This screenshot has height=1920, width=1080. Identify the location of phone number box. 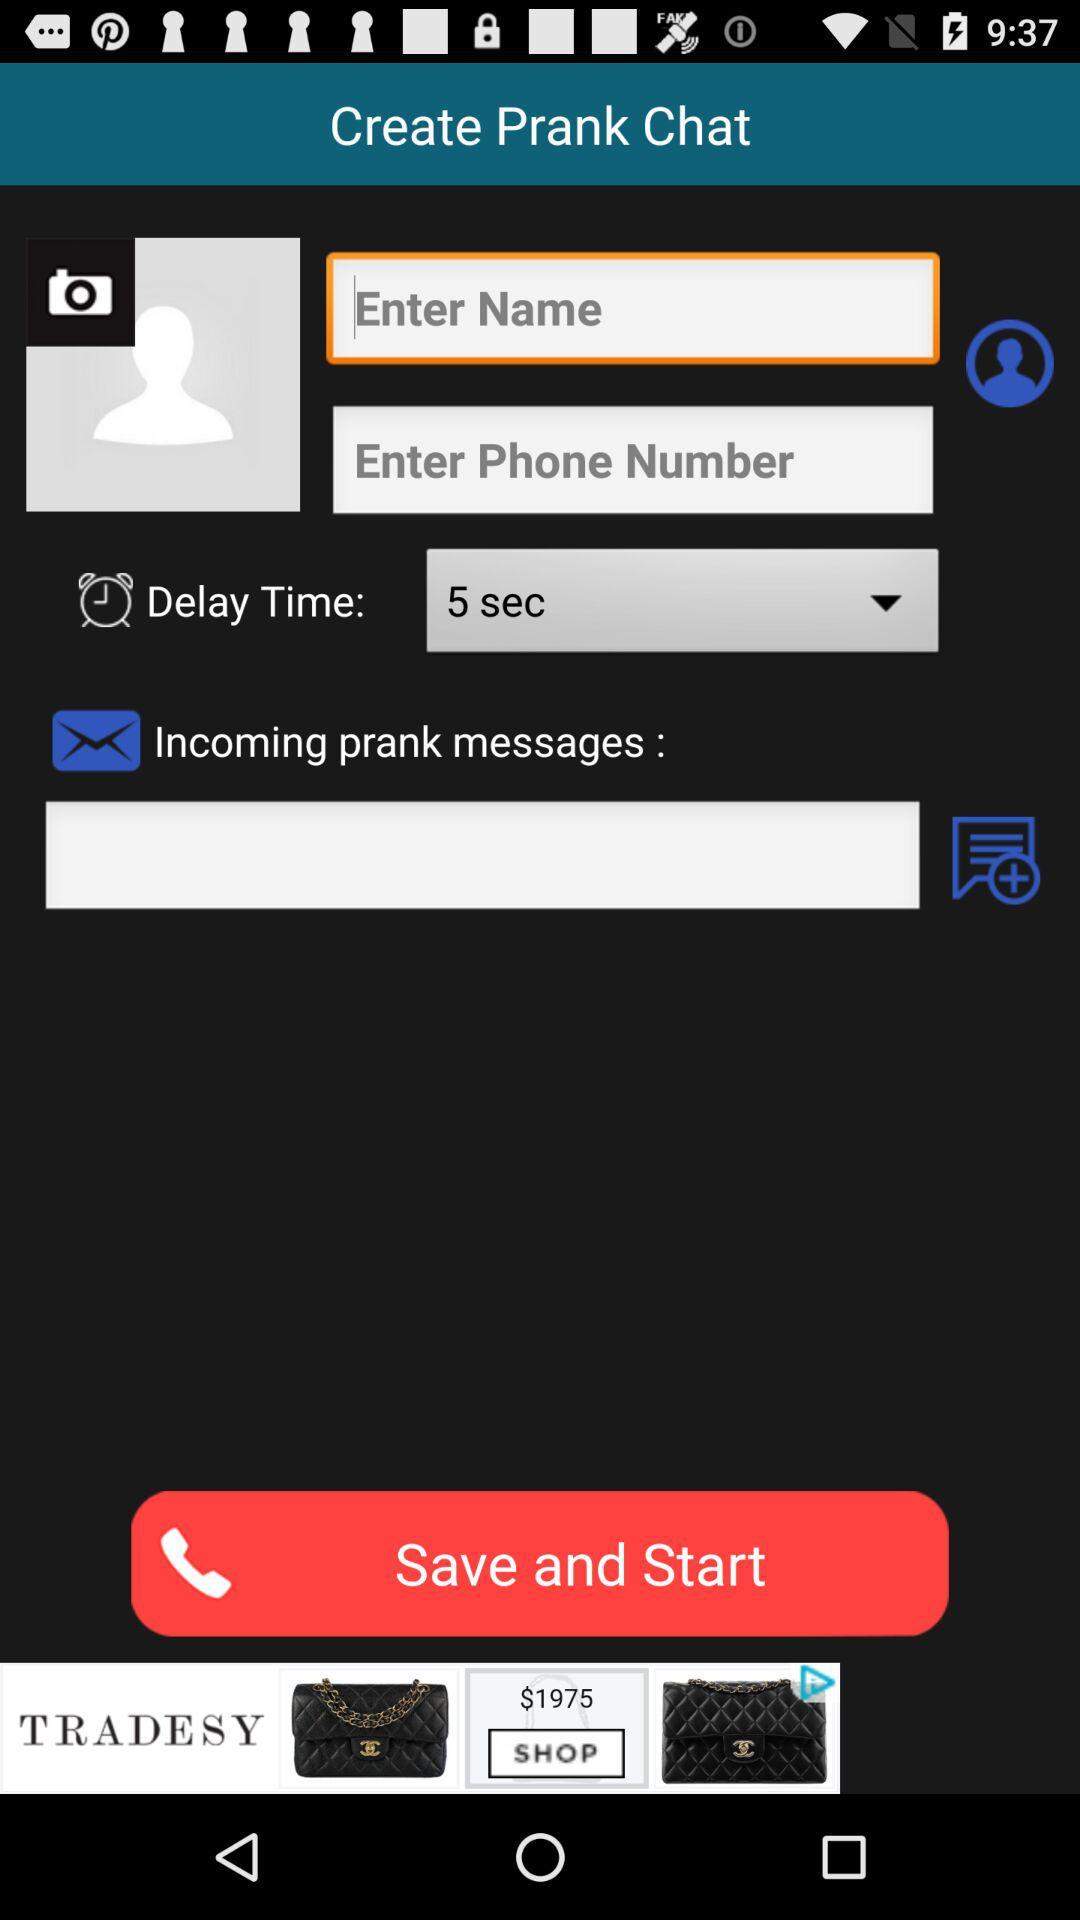
(632, 464).